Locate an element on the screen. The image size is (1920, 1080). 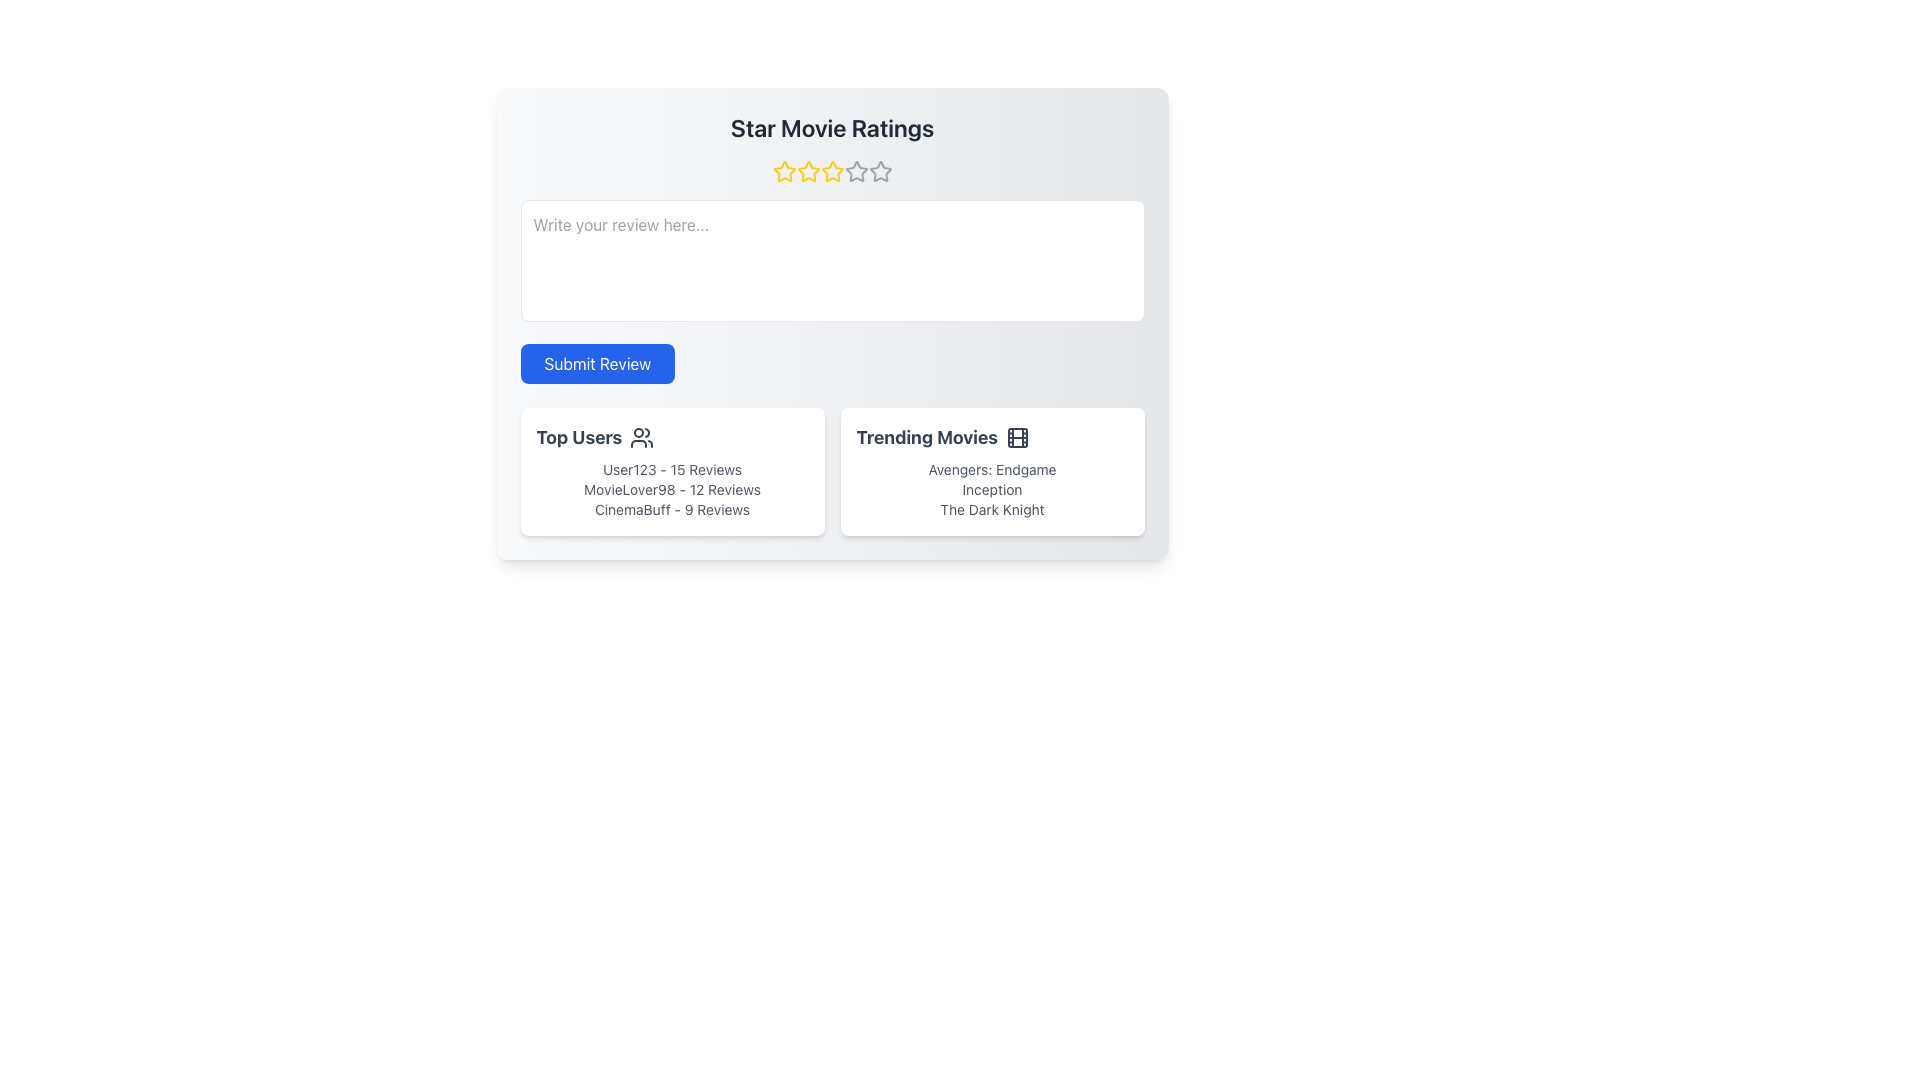
the static text display element that lists user names and their review counts, specifically the entry 'MovieLover98 - 12 Reviews', which is the second item in the 'Top Users' list is located at coordinates (672, 489).